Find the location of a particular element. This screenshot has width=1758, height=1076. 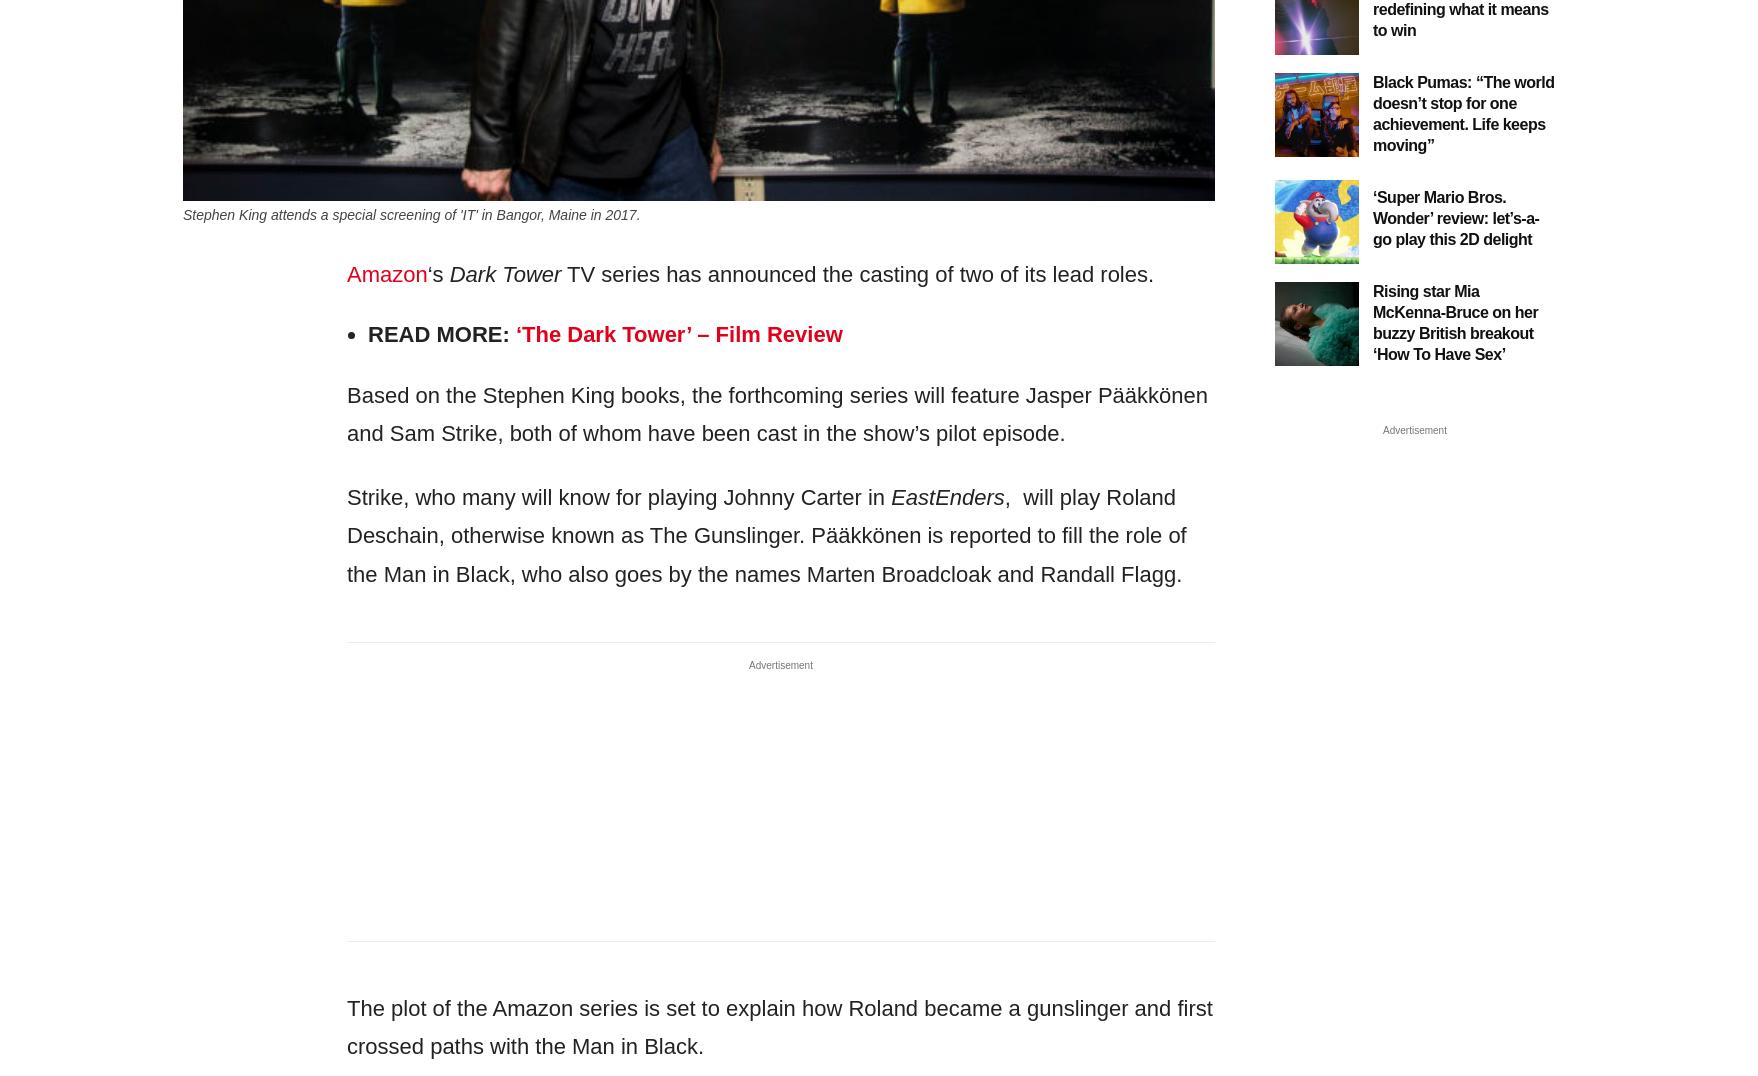

'EastEnders' is located at coordinates (890, 497).